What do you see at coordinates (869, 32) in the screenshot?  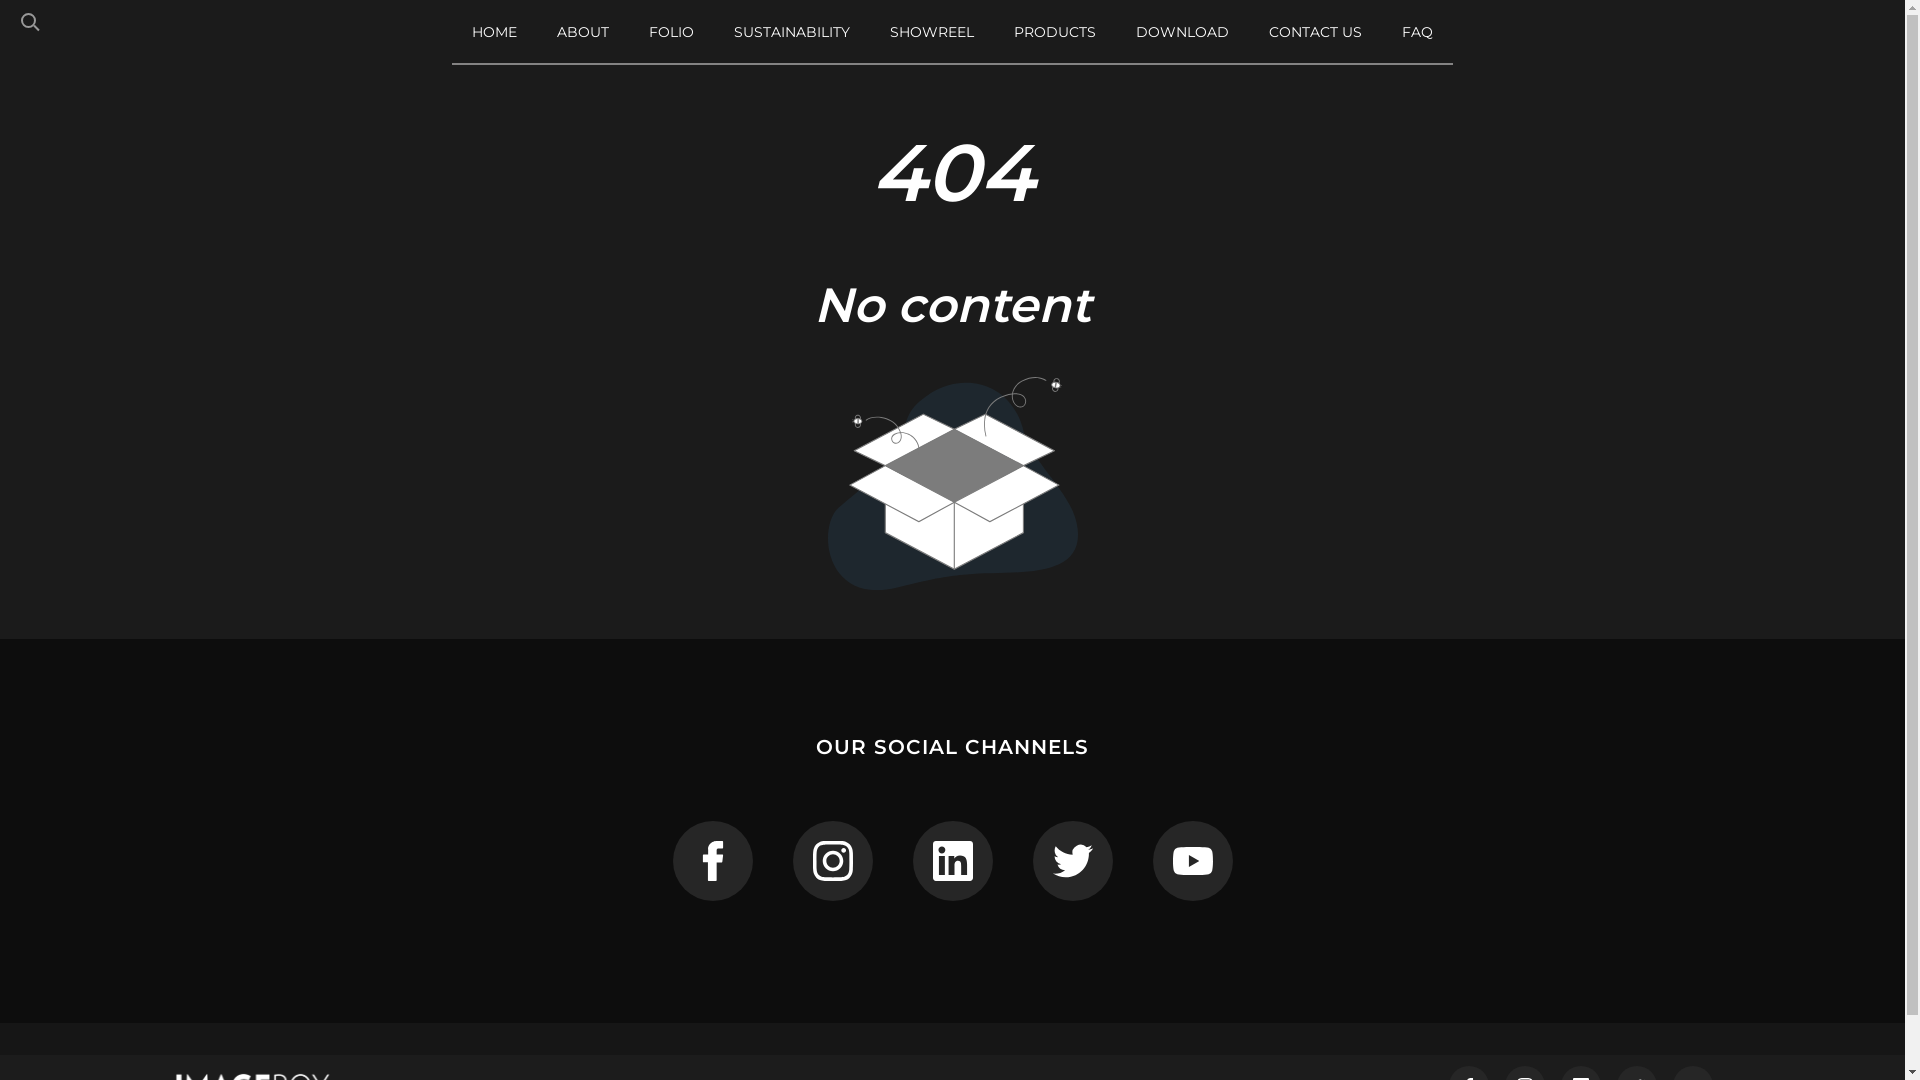 I see `'SHOWREEL'` at bounding box center [869, 32].